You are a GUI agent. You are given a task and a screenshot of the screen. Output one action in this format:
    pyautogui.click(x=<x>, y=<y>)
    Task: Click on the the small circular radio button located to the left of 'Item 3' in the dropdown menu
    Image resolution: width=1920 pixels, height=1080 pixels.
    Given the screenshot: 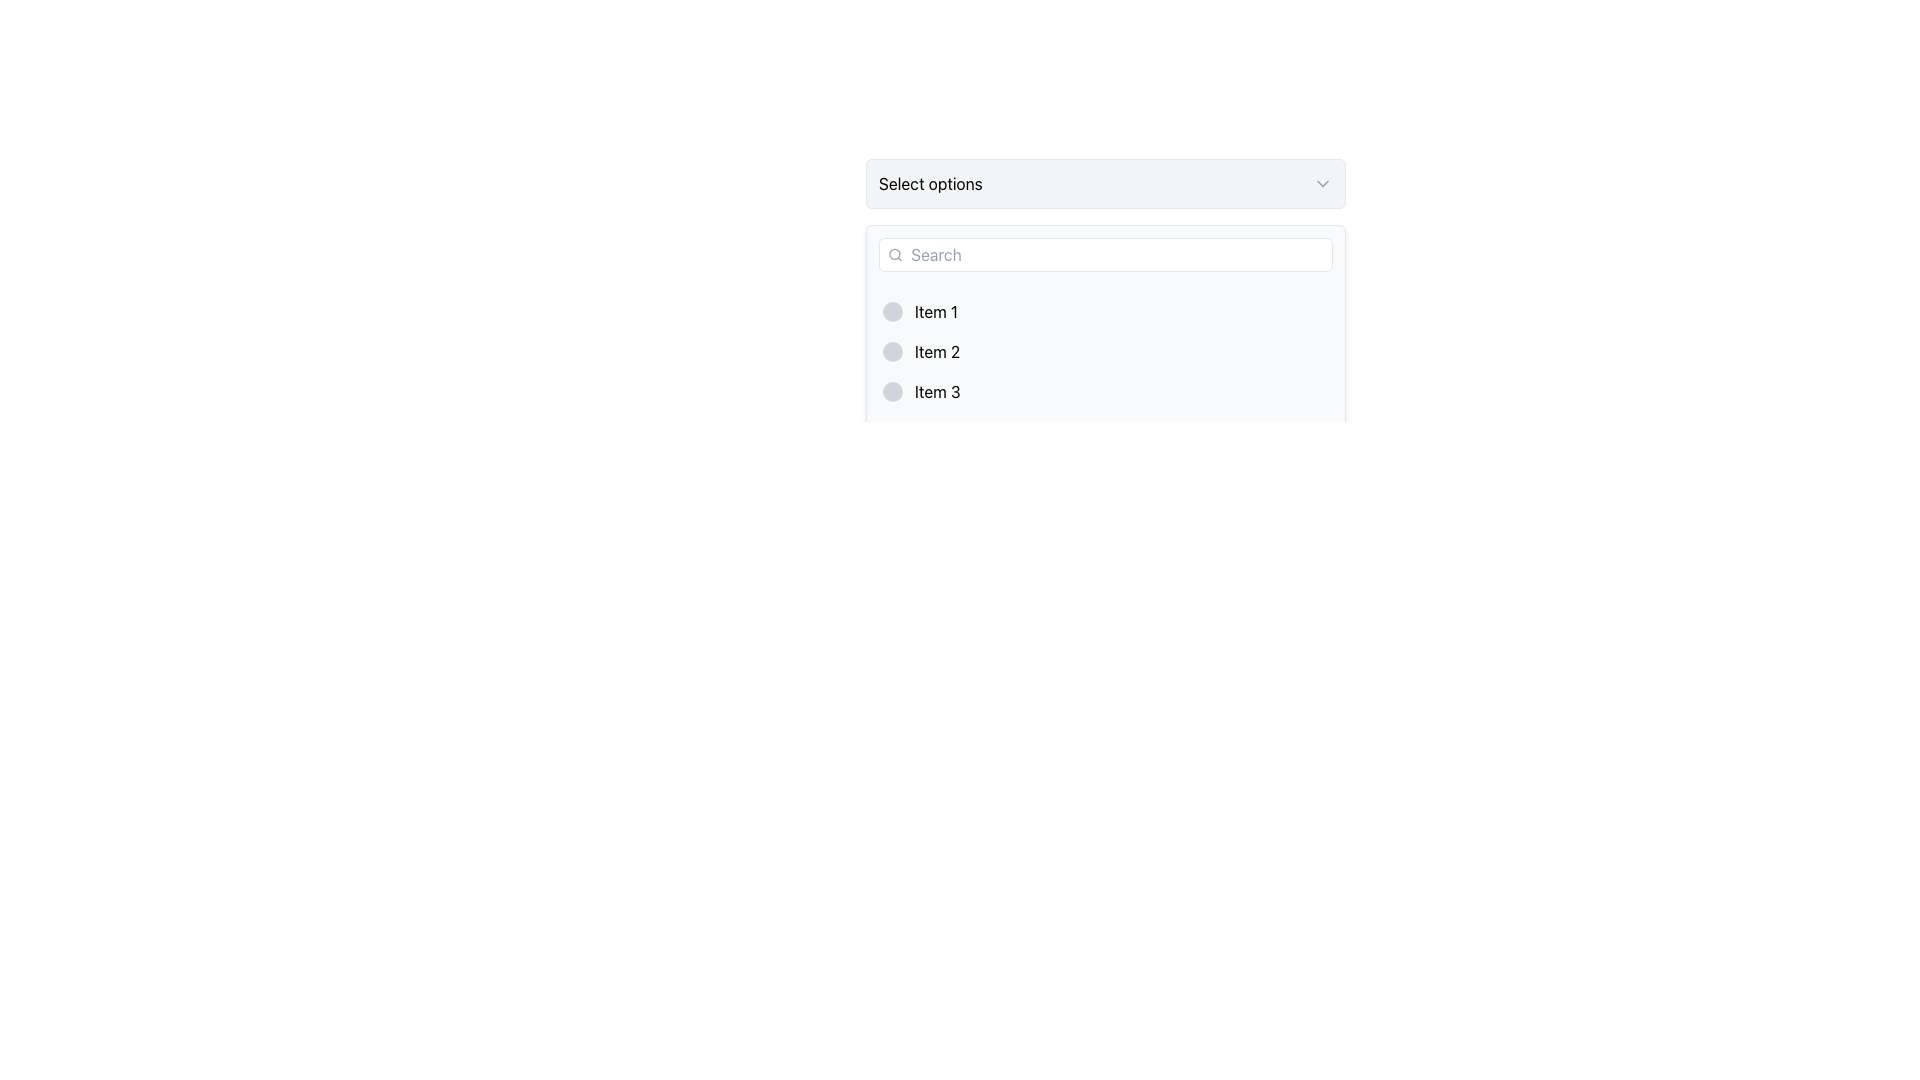 What is the action you would take?
    pyautogui.click(x=891, y=392)
    